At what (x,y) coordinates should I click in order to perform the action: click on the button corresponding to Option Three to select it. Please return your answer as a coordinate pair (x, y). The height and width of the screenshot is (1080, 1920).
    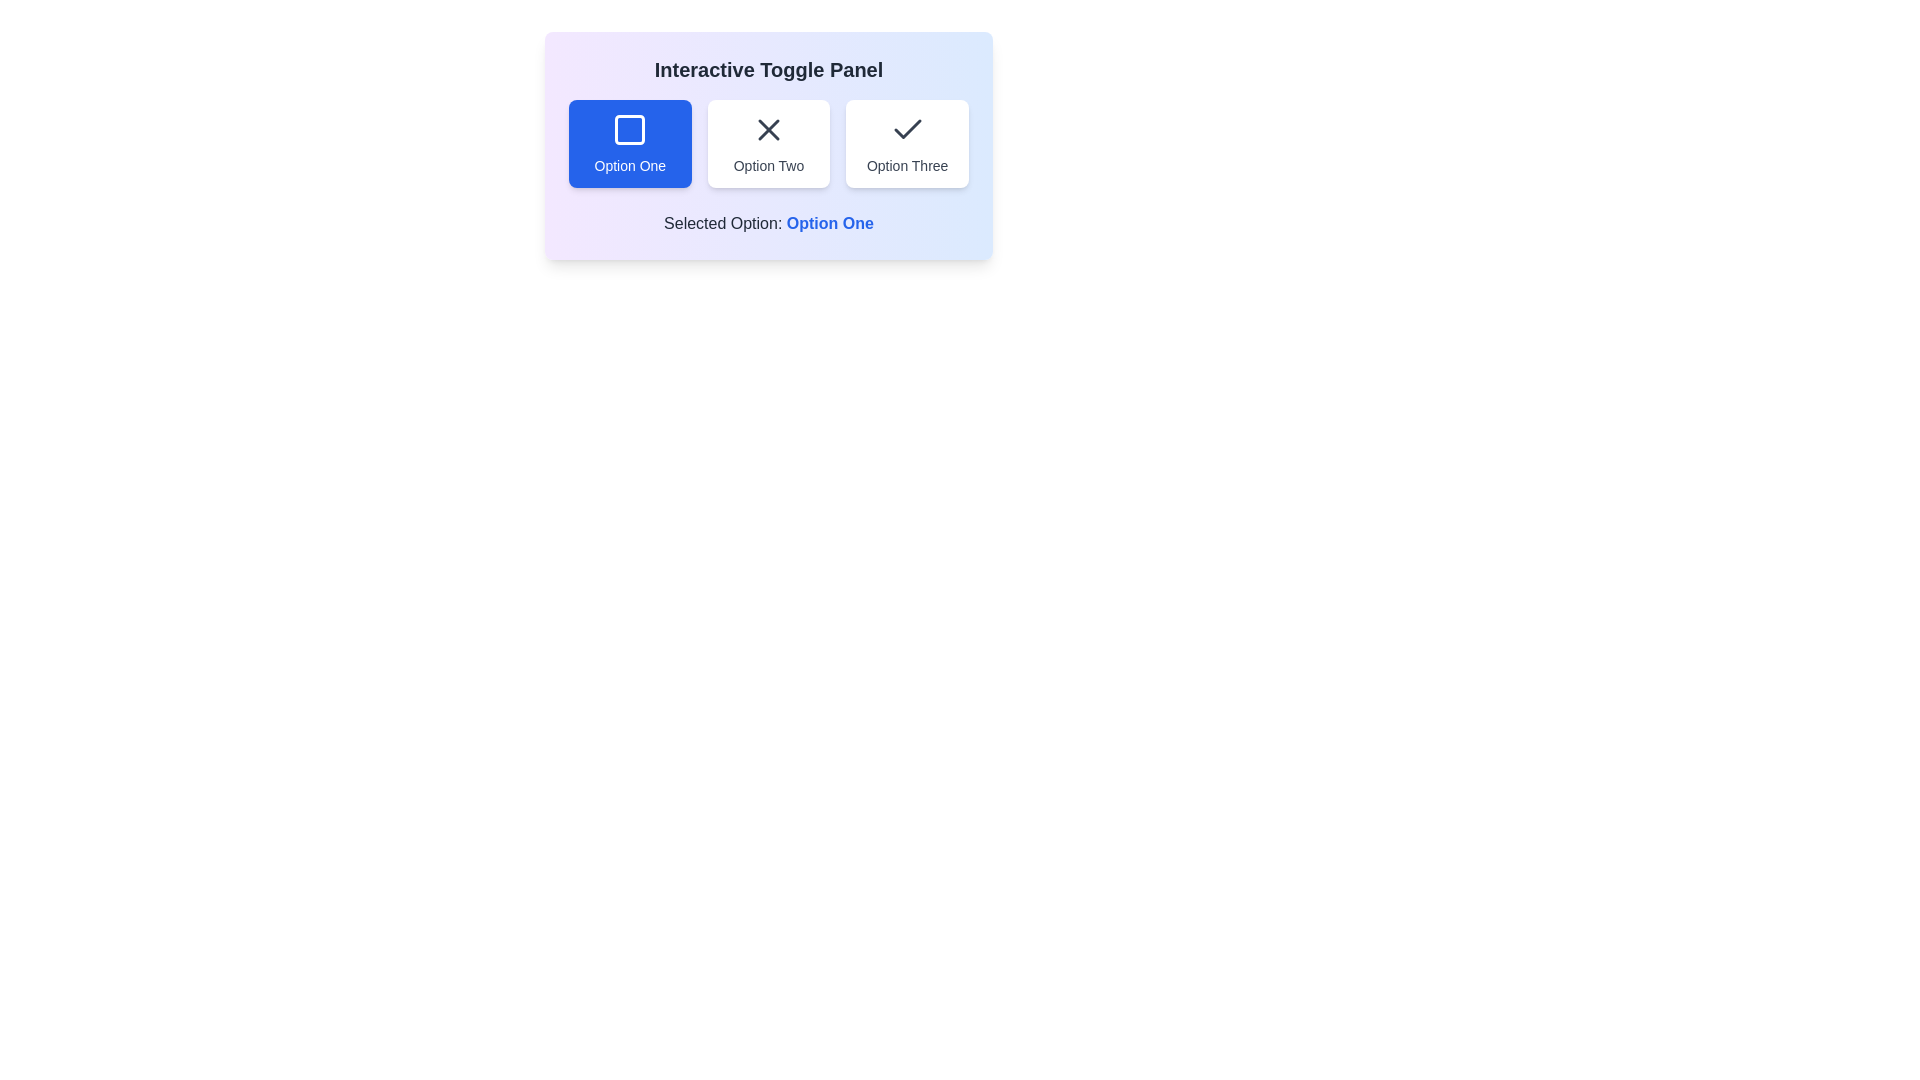
    Looking at the image, I should click on (906, 142).